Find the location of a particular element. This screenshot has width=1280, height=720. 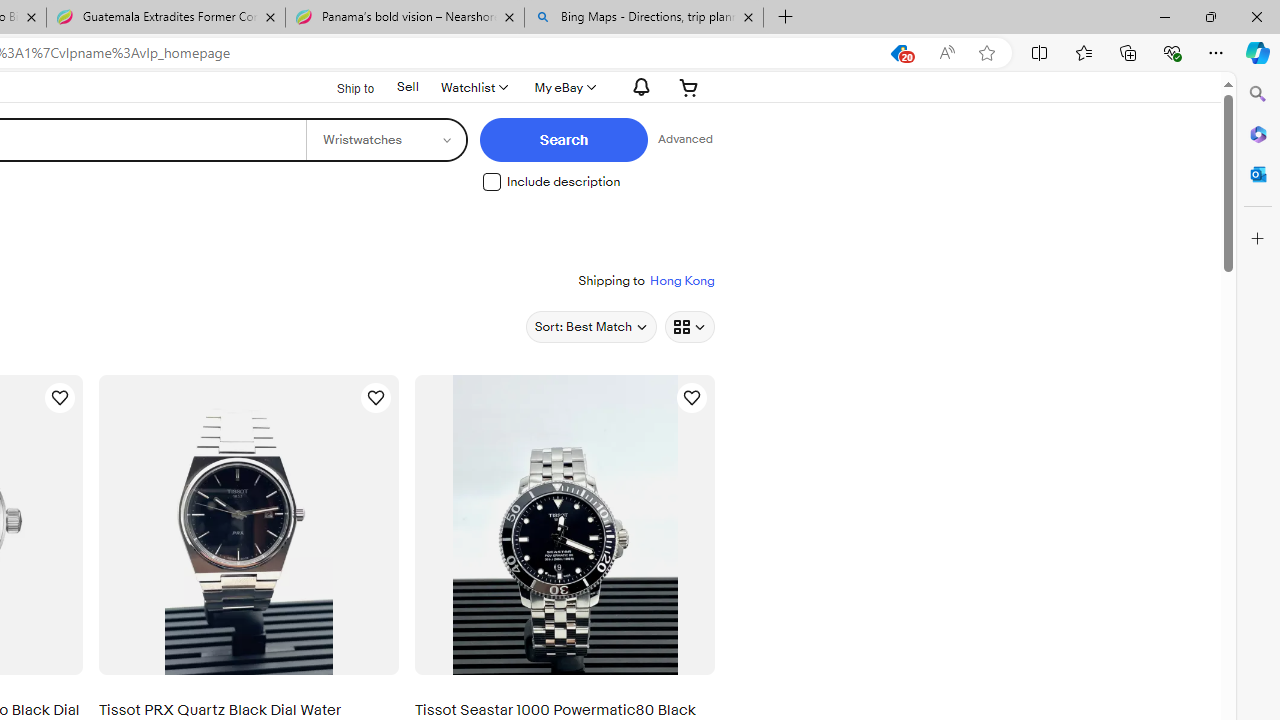

'My eBayExpand My eBay' is located at coordinates (563, 86).